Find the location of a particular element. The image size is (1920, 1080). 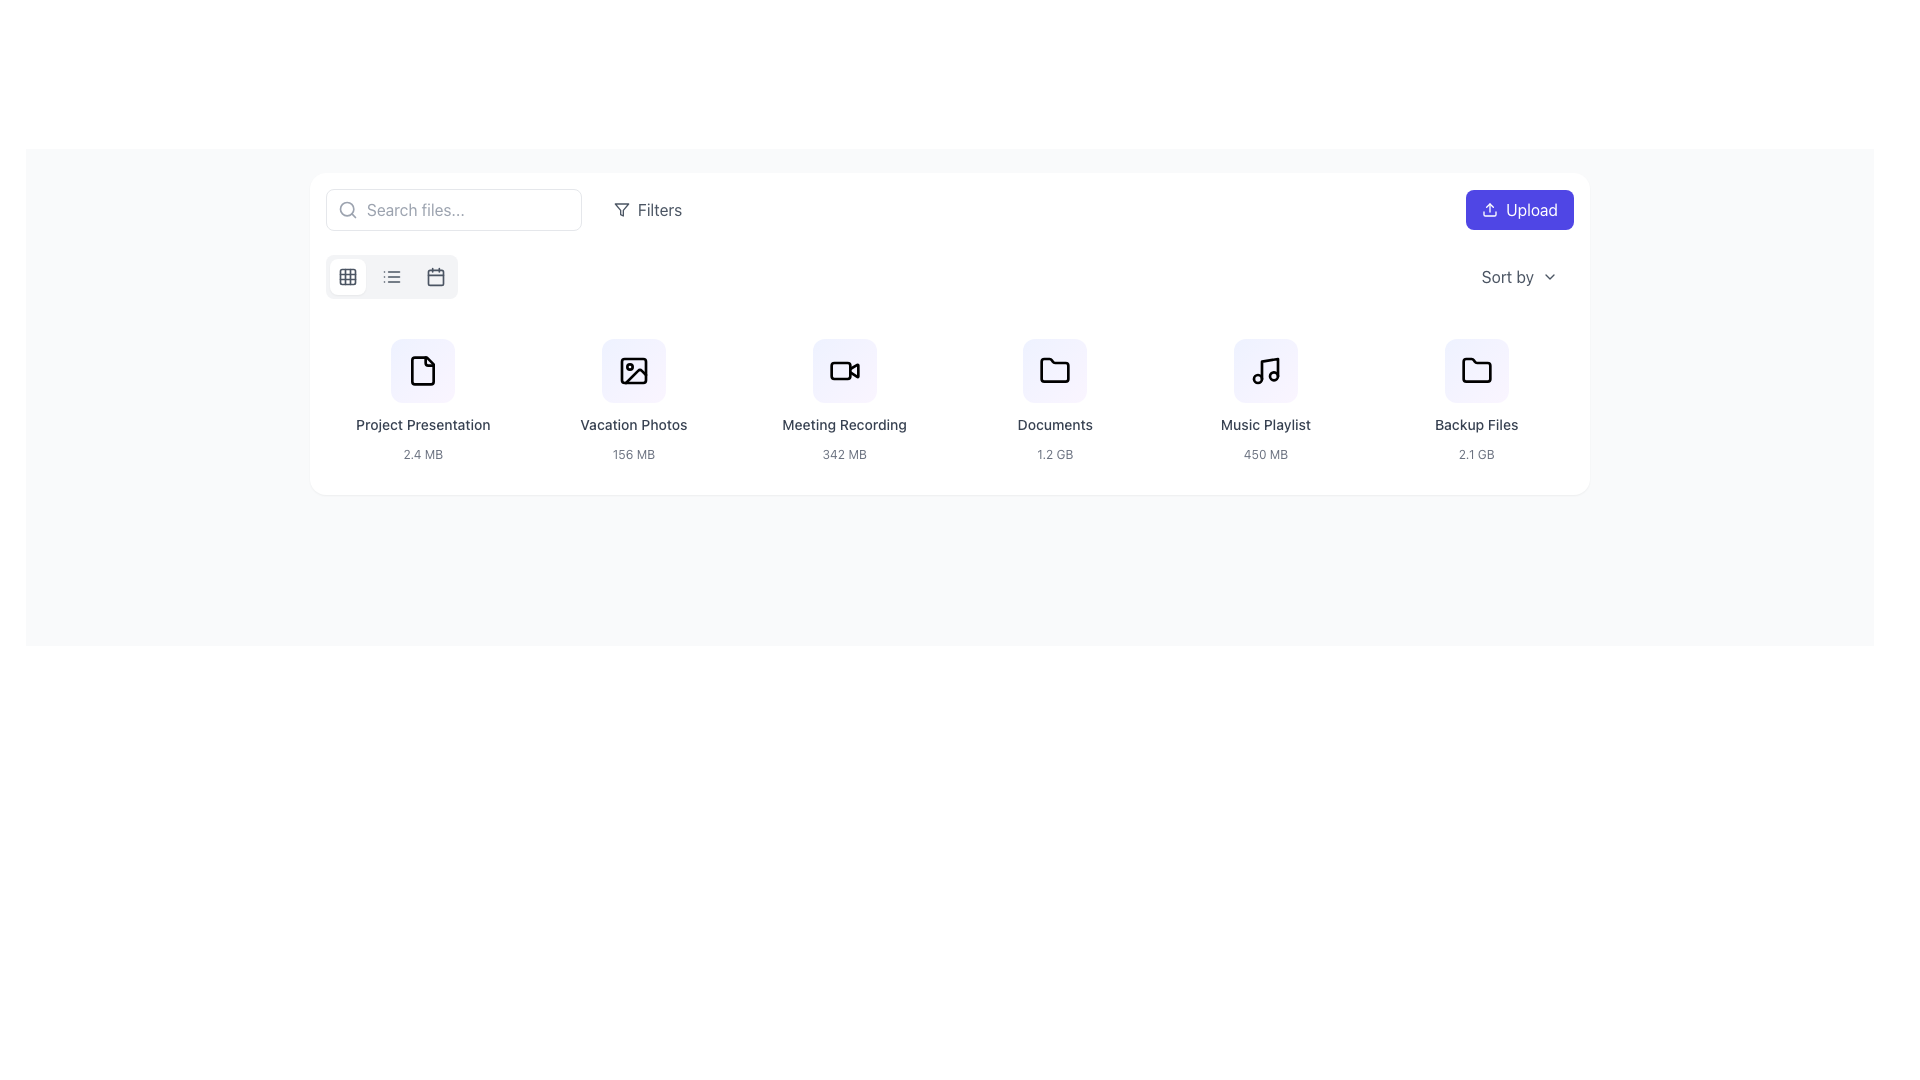

the gray magnifying glass icon located at the leftmost side of the search bar is located at coordinates (347, 209).